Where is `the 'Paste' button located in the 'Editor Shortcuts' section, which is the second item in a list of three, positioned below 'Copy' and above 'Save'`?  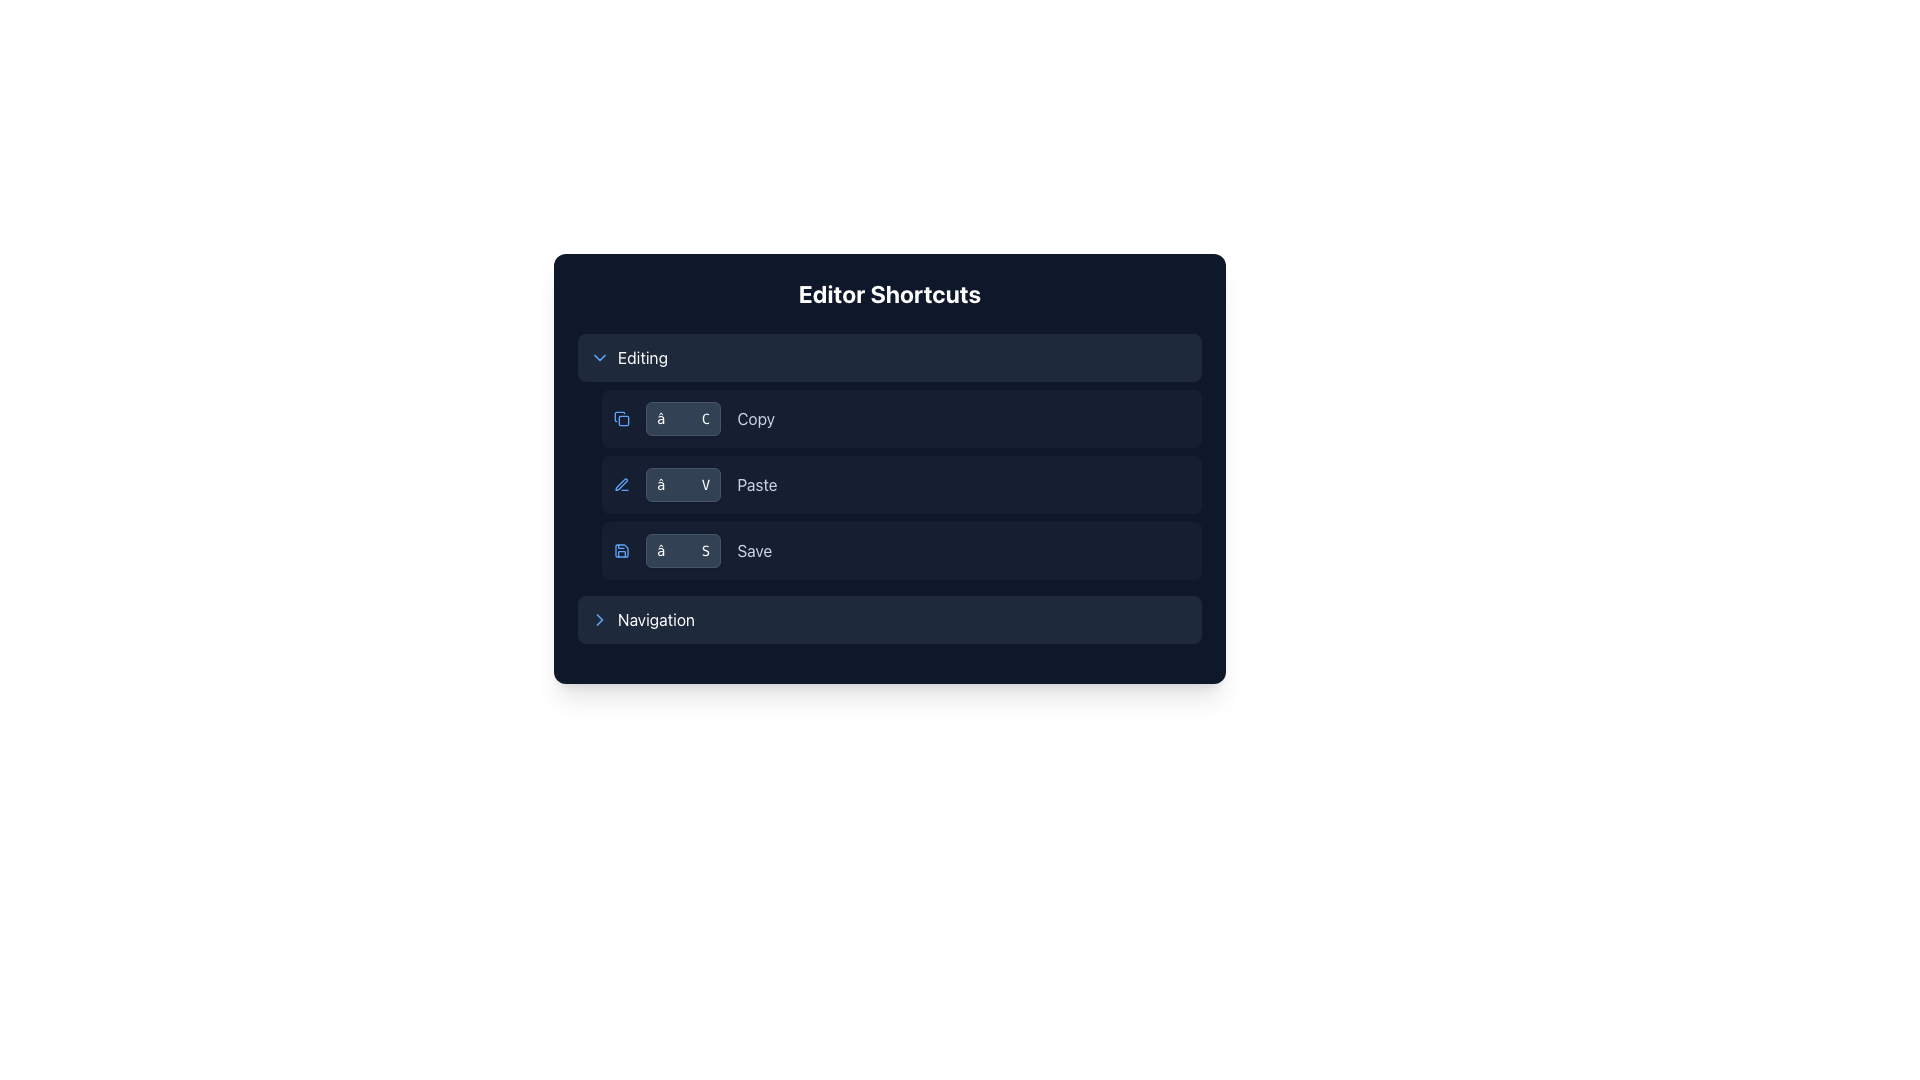
the 'Paste' button located in the 'Editor Shortcuts' section, which is the second item in a list of three, positioned below 'Copy' and above 'Save' is located at coordinates (901, 485).